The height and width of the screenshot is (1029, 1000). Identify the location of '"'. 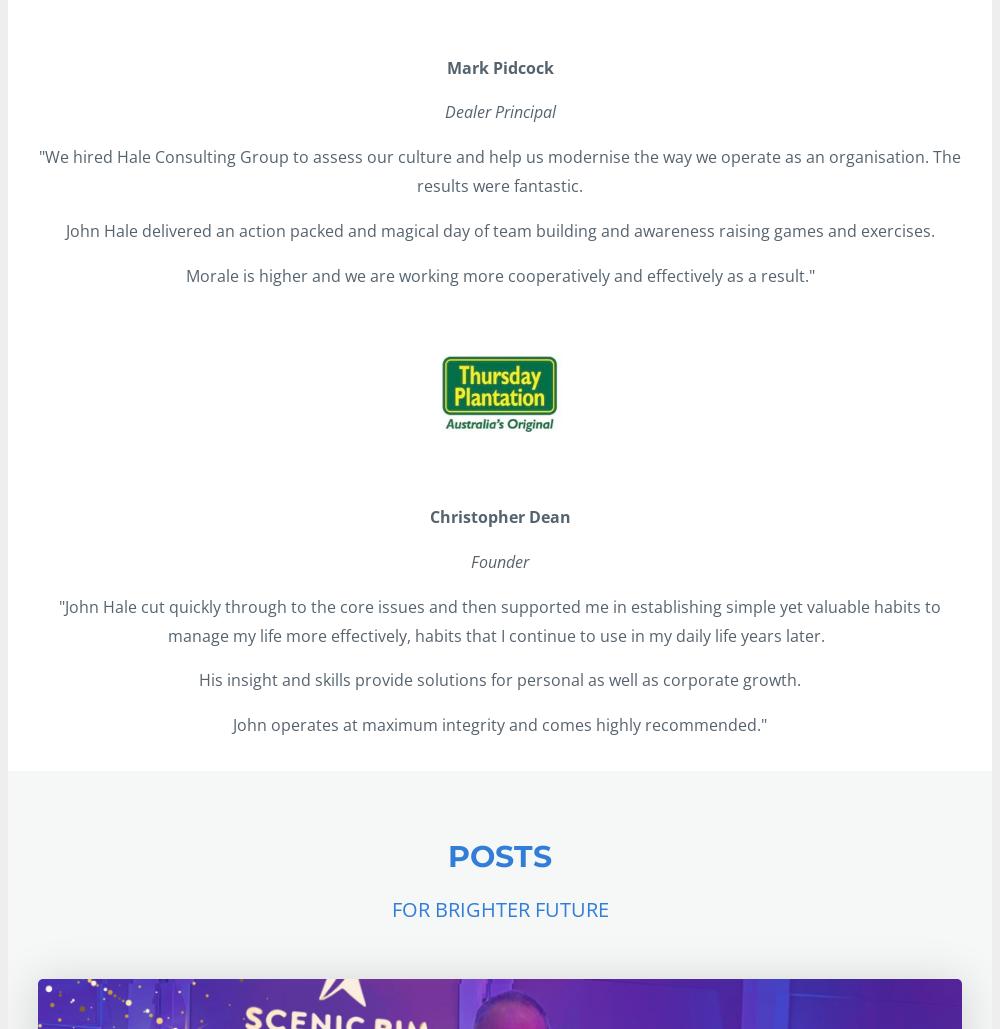
(62, 605).